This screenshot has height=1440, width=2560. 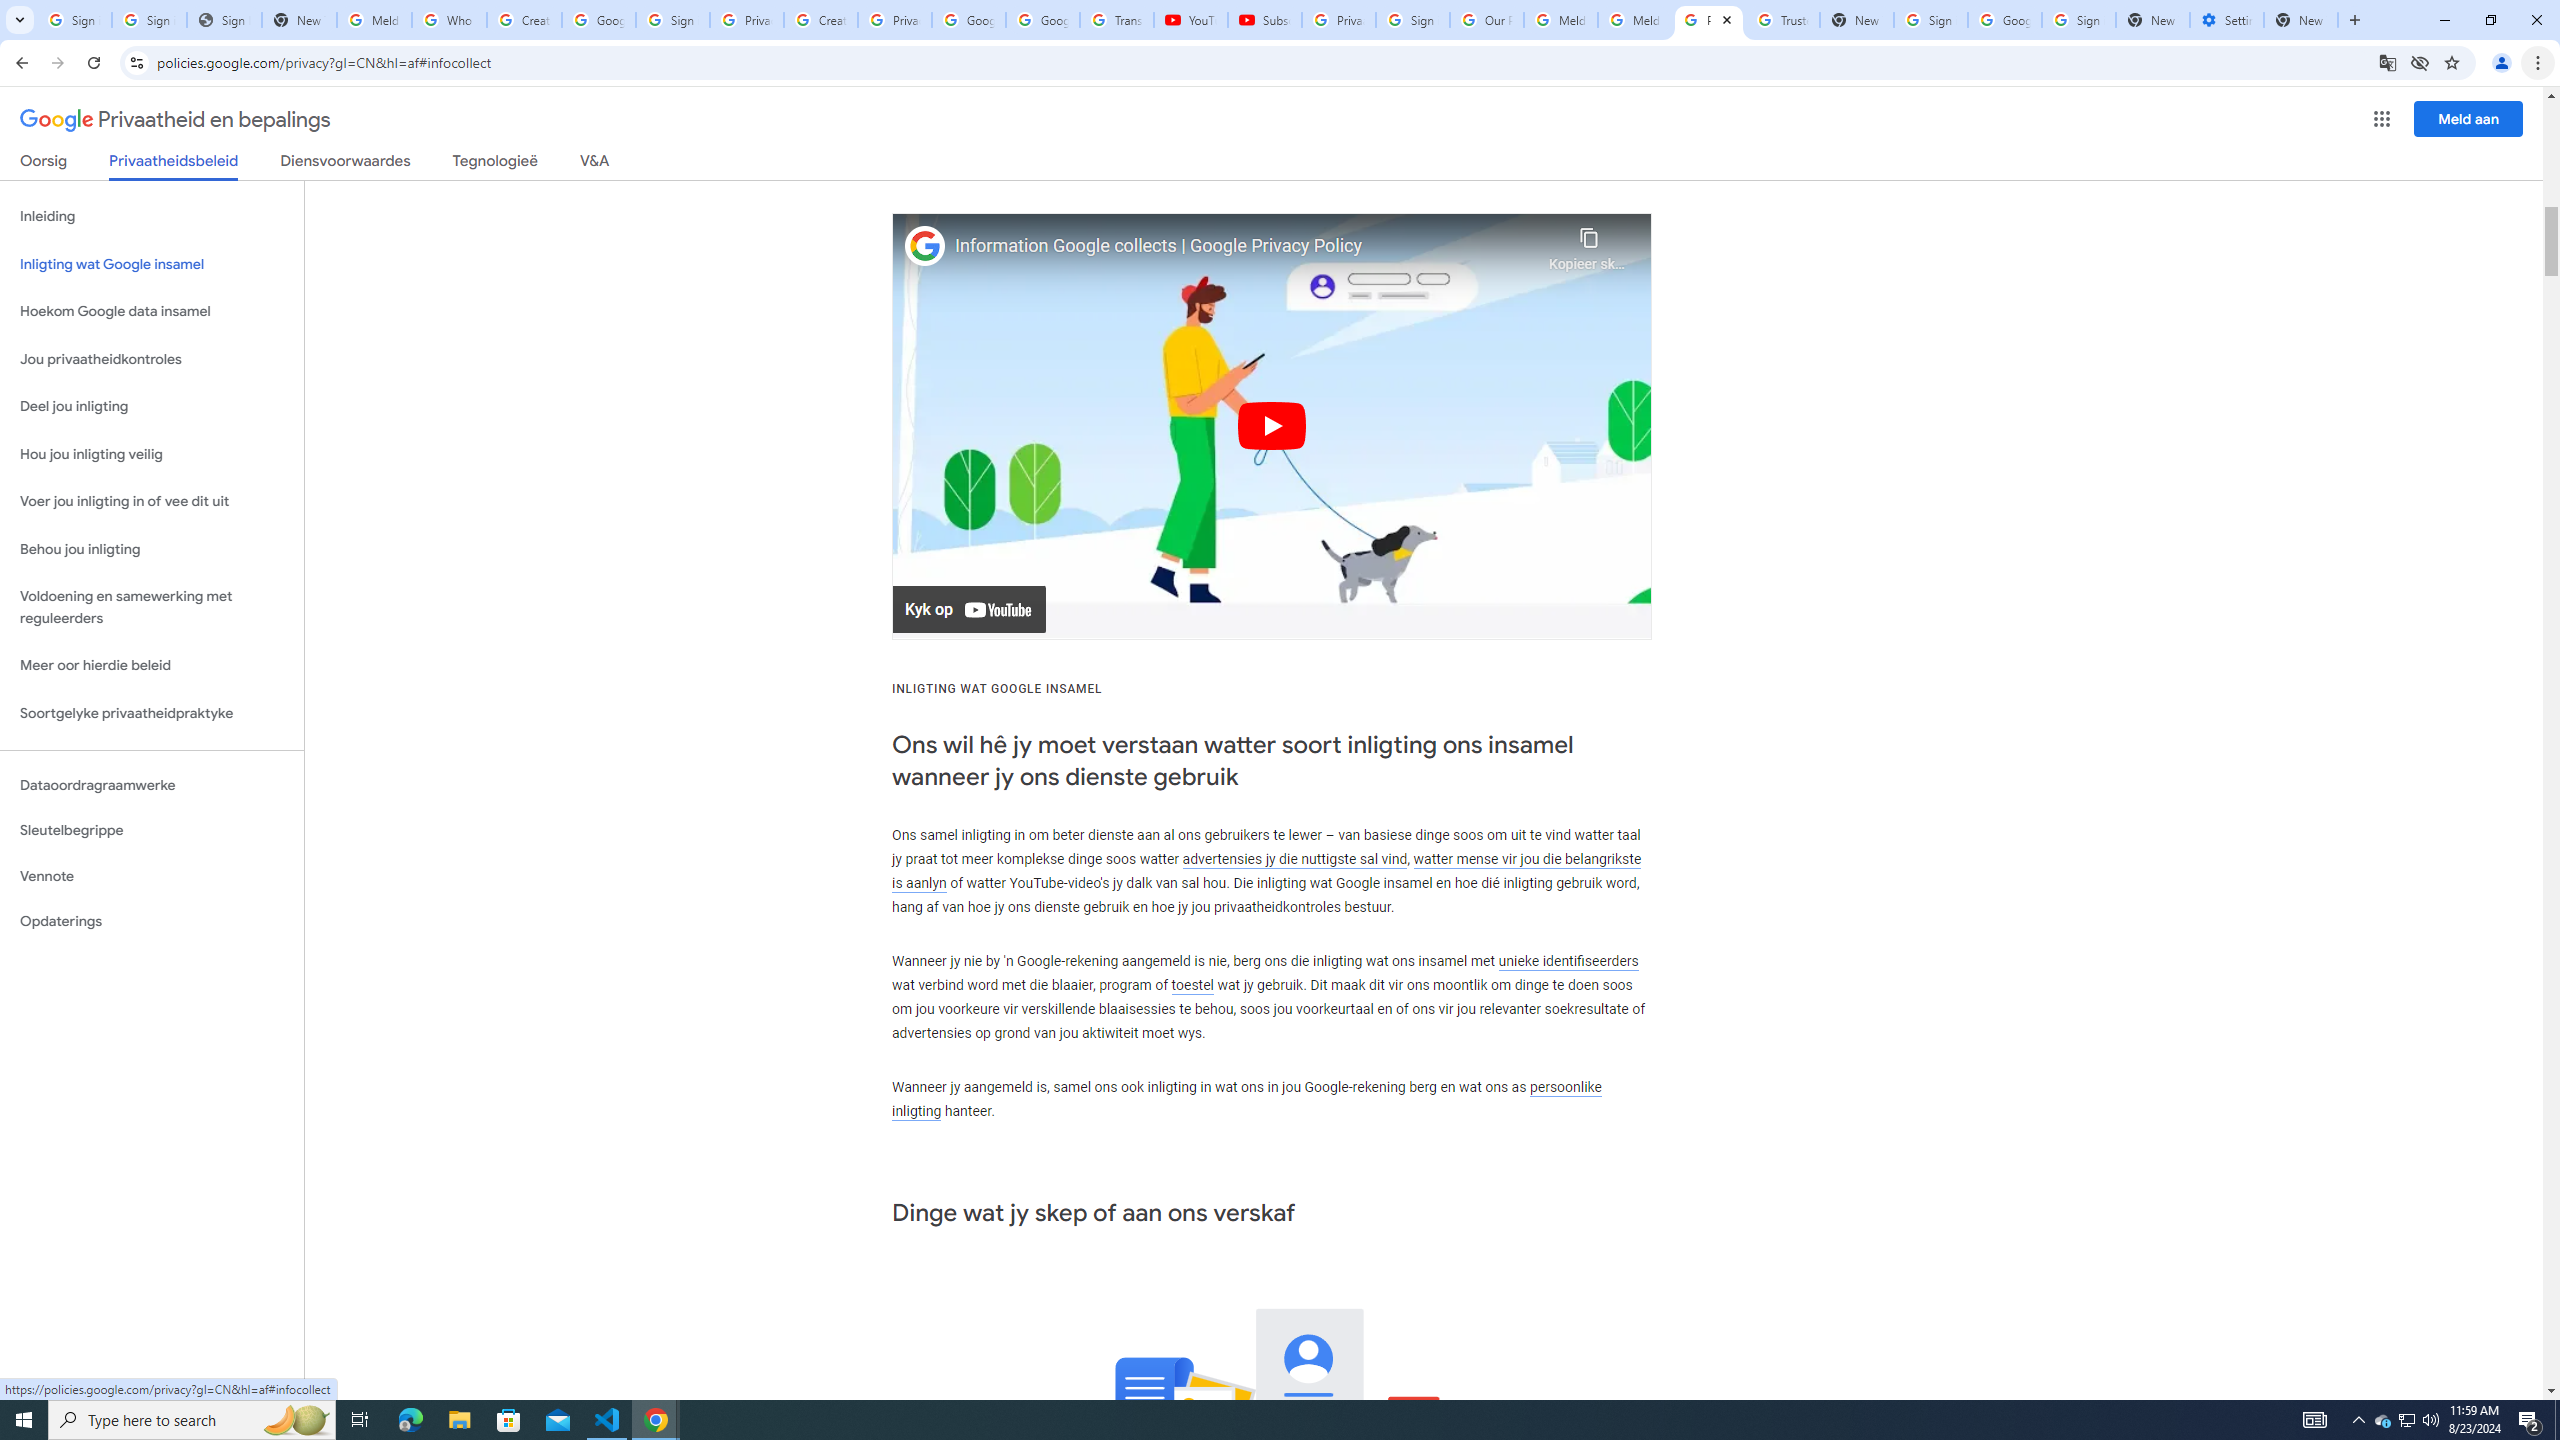 What do you see at coordinates (151, 549) in the screenshot?
I see `'Behou jou inligting'` at bounding box center [151, 549].